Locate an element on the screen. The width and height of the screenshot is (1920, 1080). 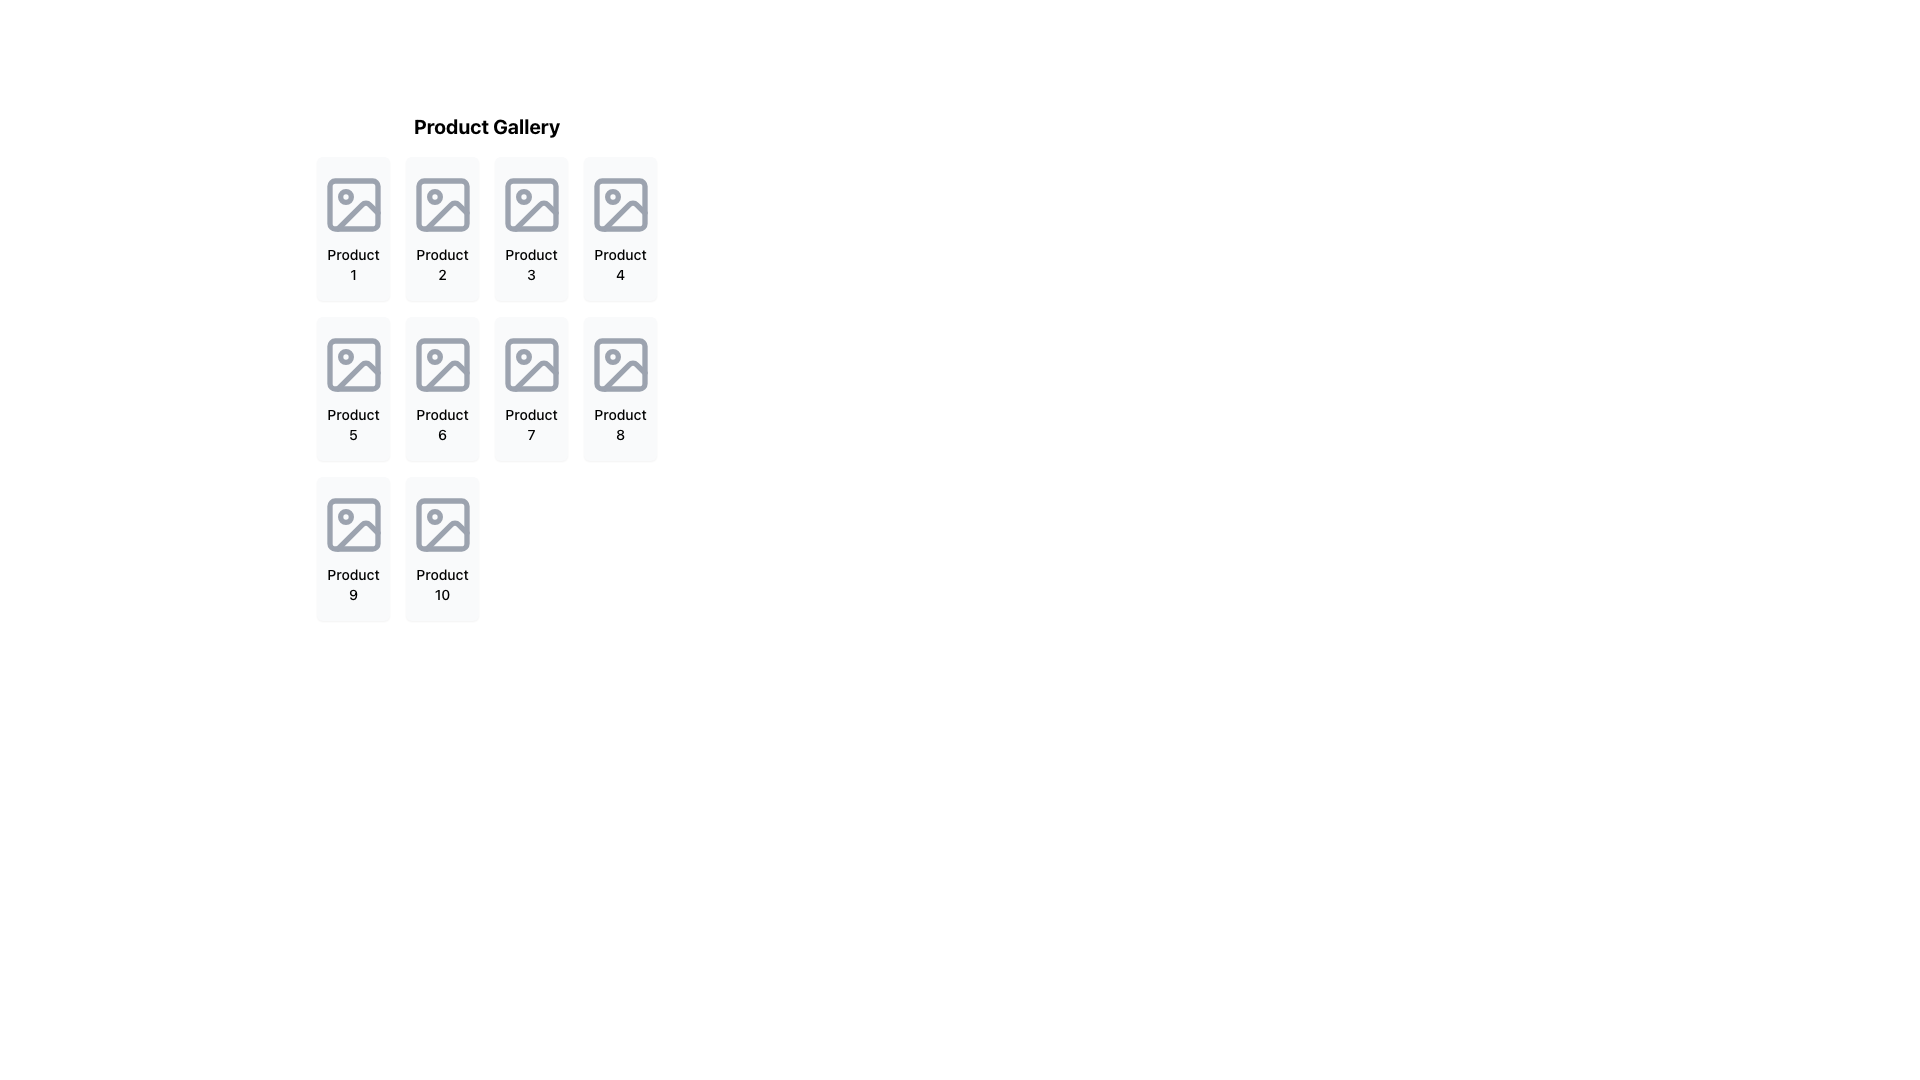
text label 'Product 1' located under an image icon in the top-left corner of the grid layout is located at coordinates (353, 264).